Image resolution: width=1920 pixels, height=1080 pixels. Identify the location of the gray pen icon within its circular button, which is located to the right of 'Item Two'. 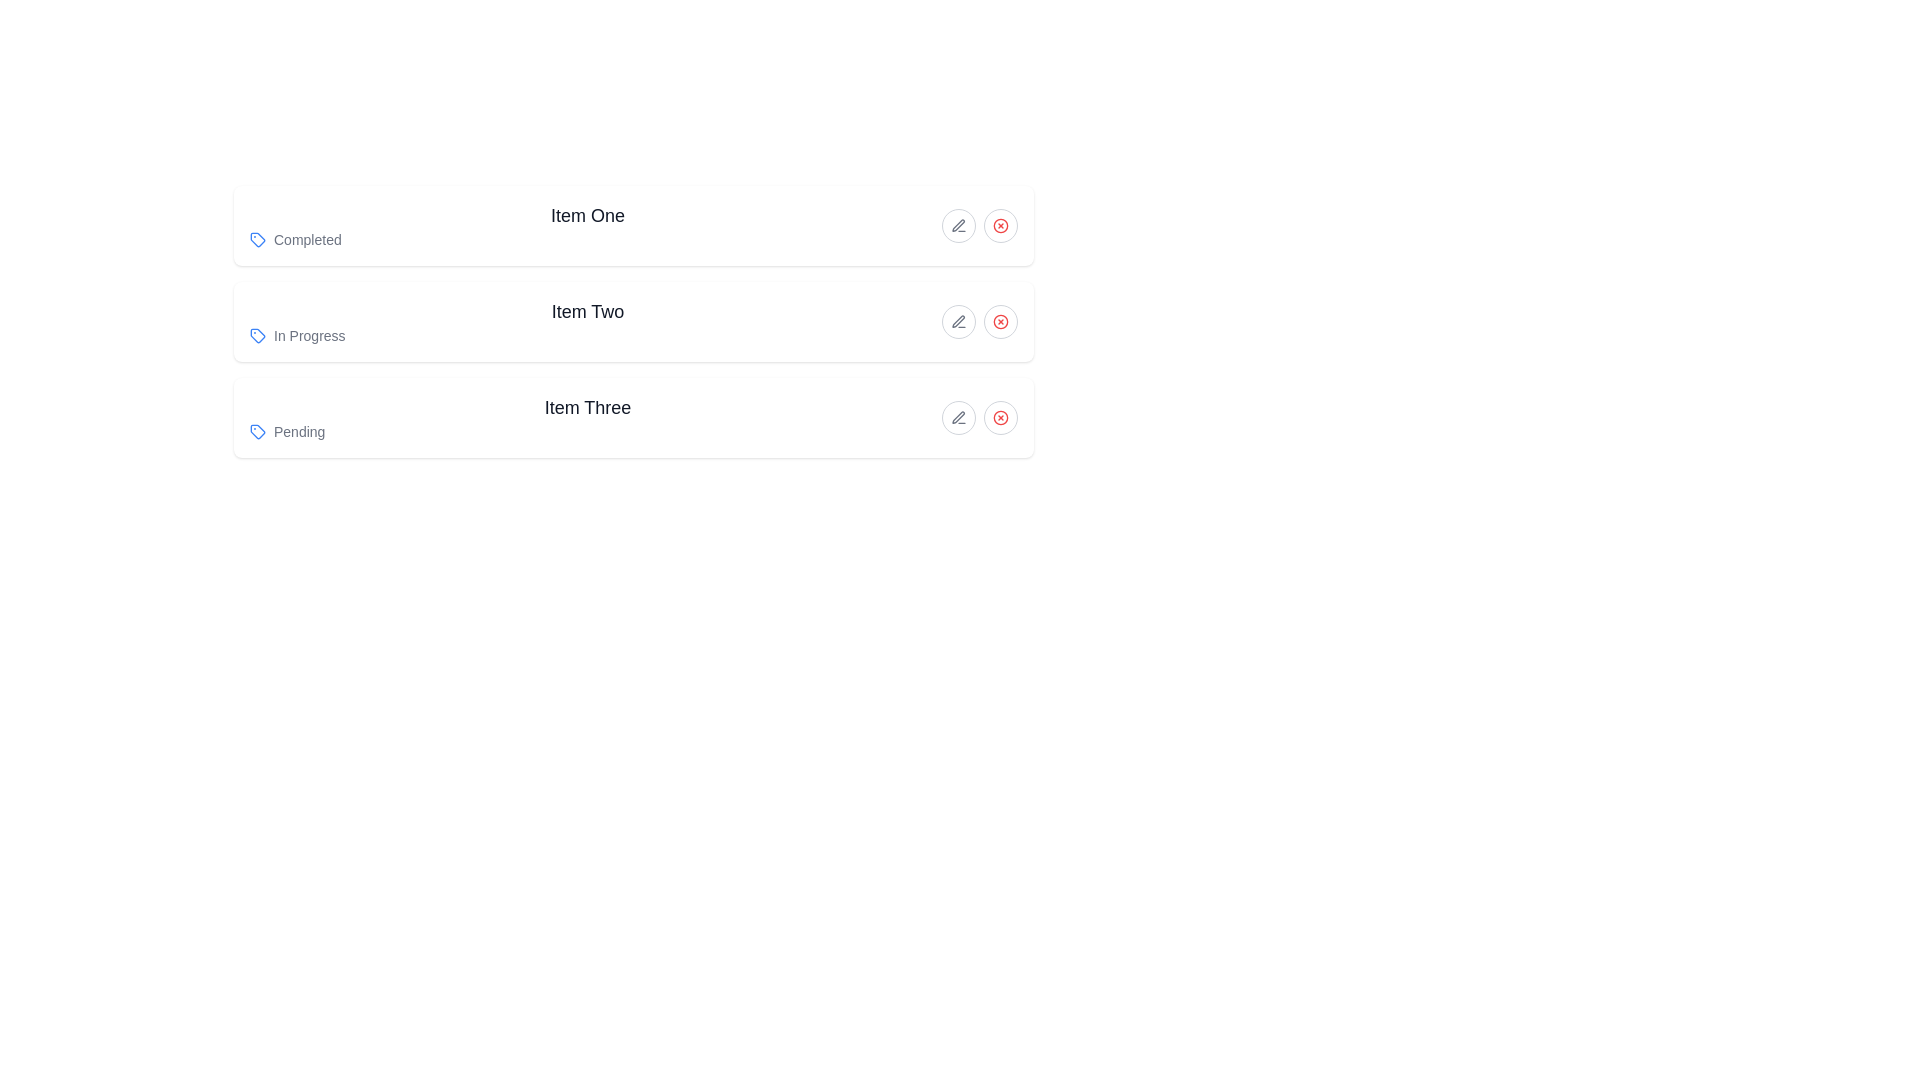
(958, 416).